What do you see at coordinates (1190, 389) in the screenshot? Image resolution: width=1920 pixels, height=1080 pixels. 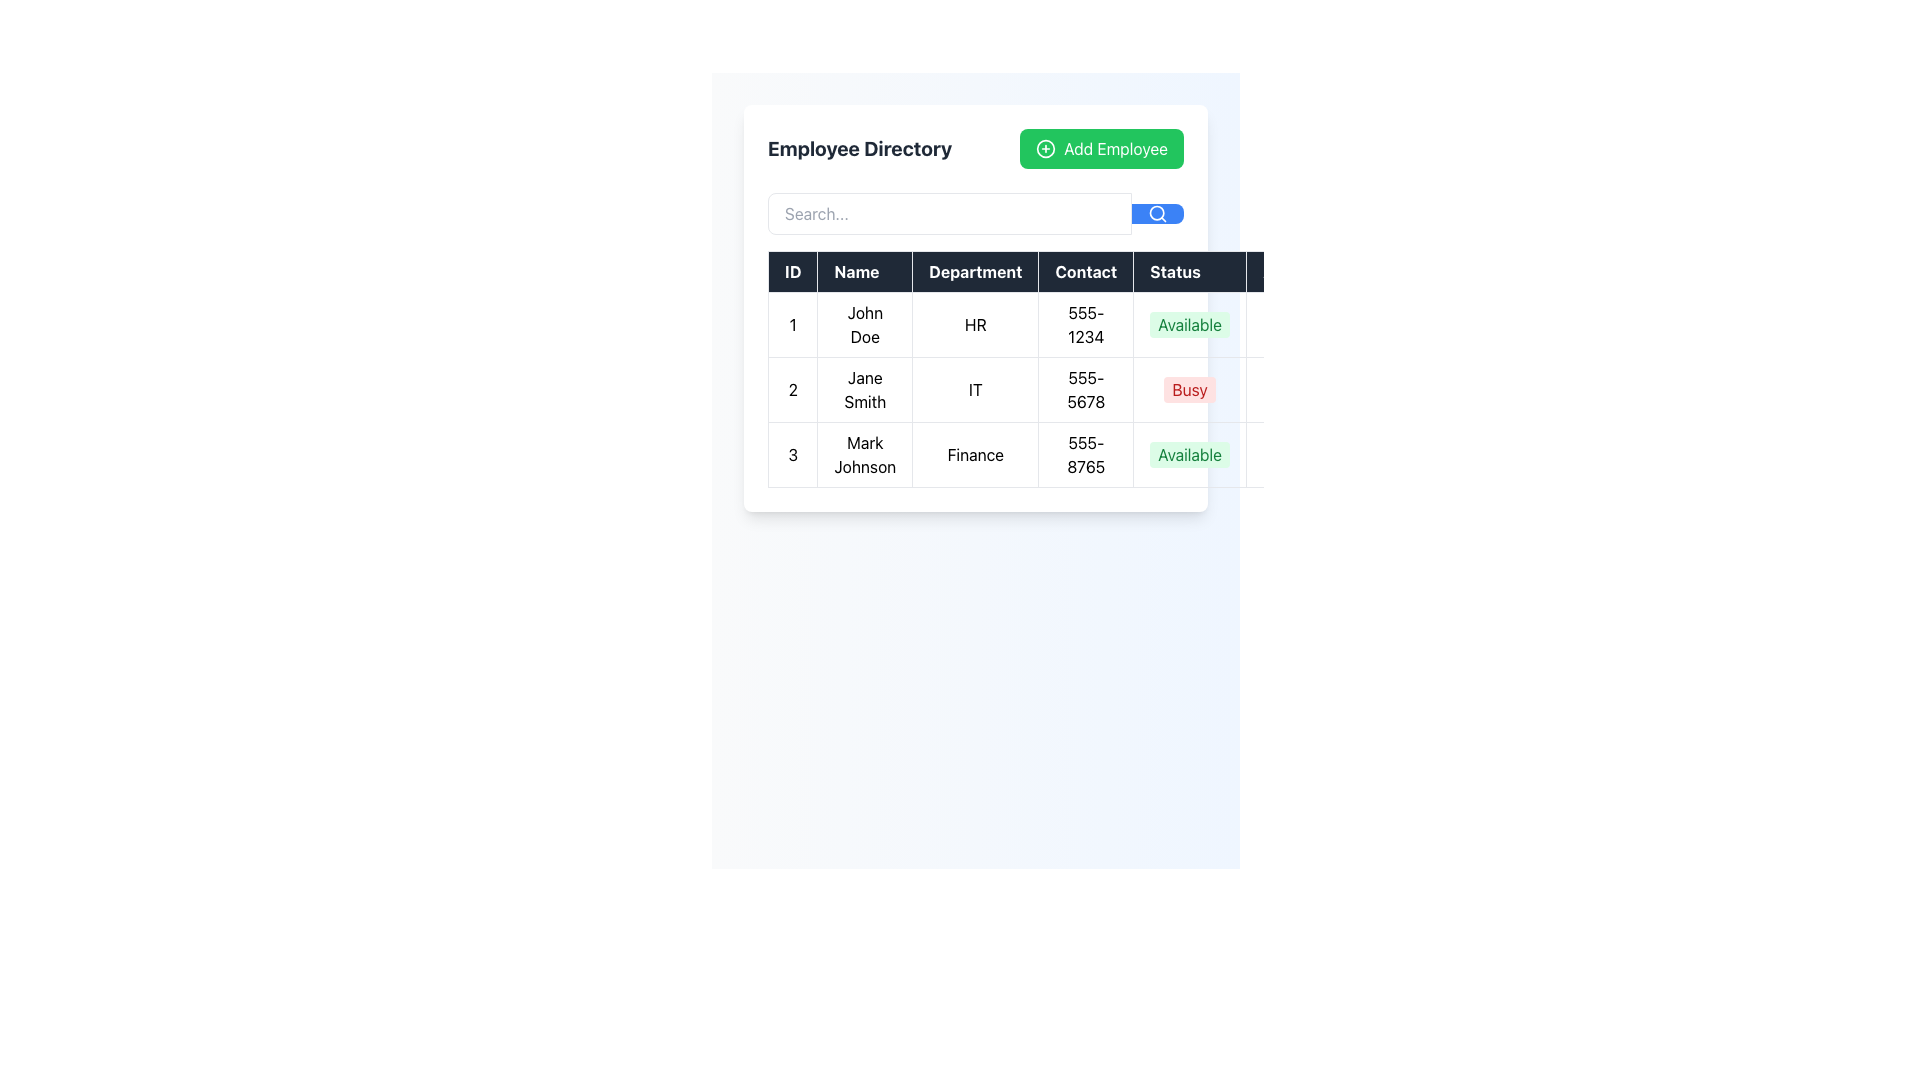 I see `the 'Busy' status label in the second row of the Employee Directory table, which is displayed in a red font with a light red background` at bounding box center [1190, 389].